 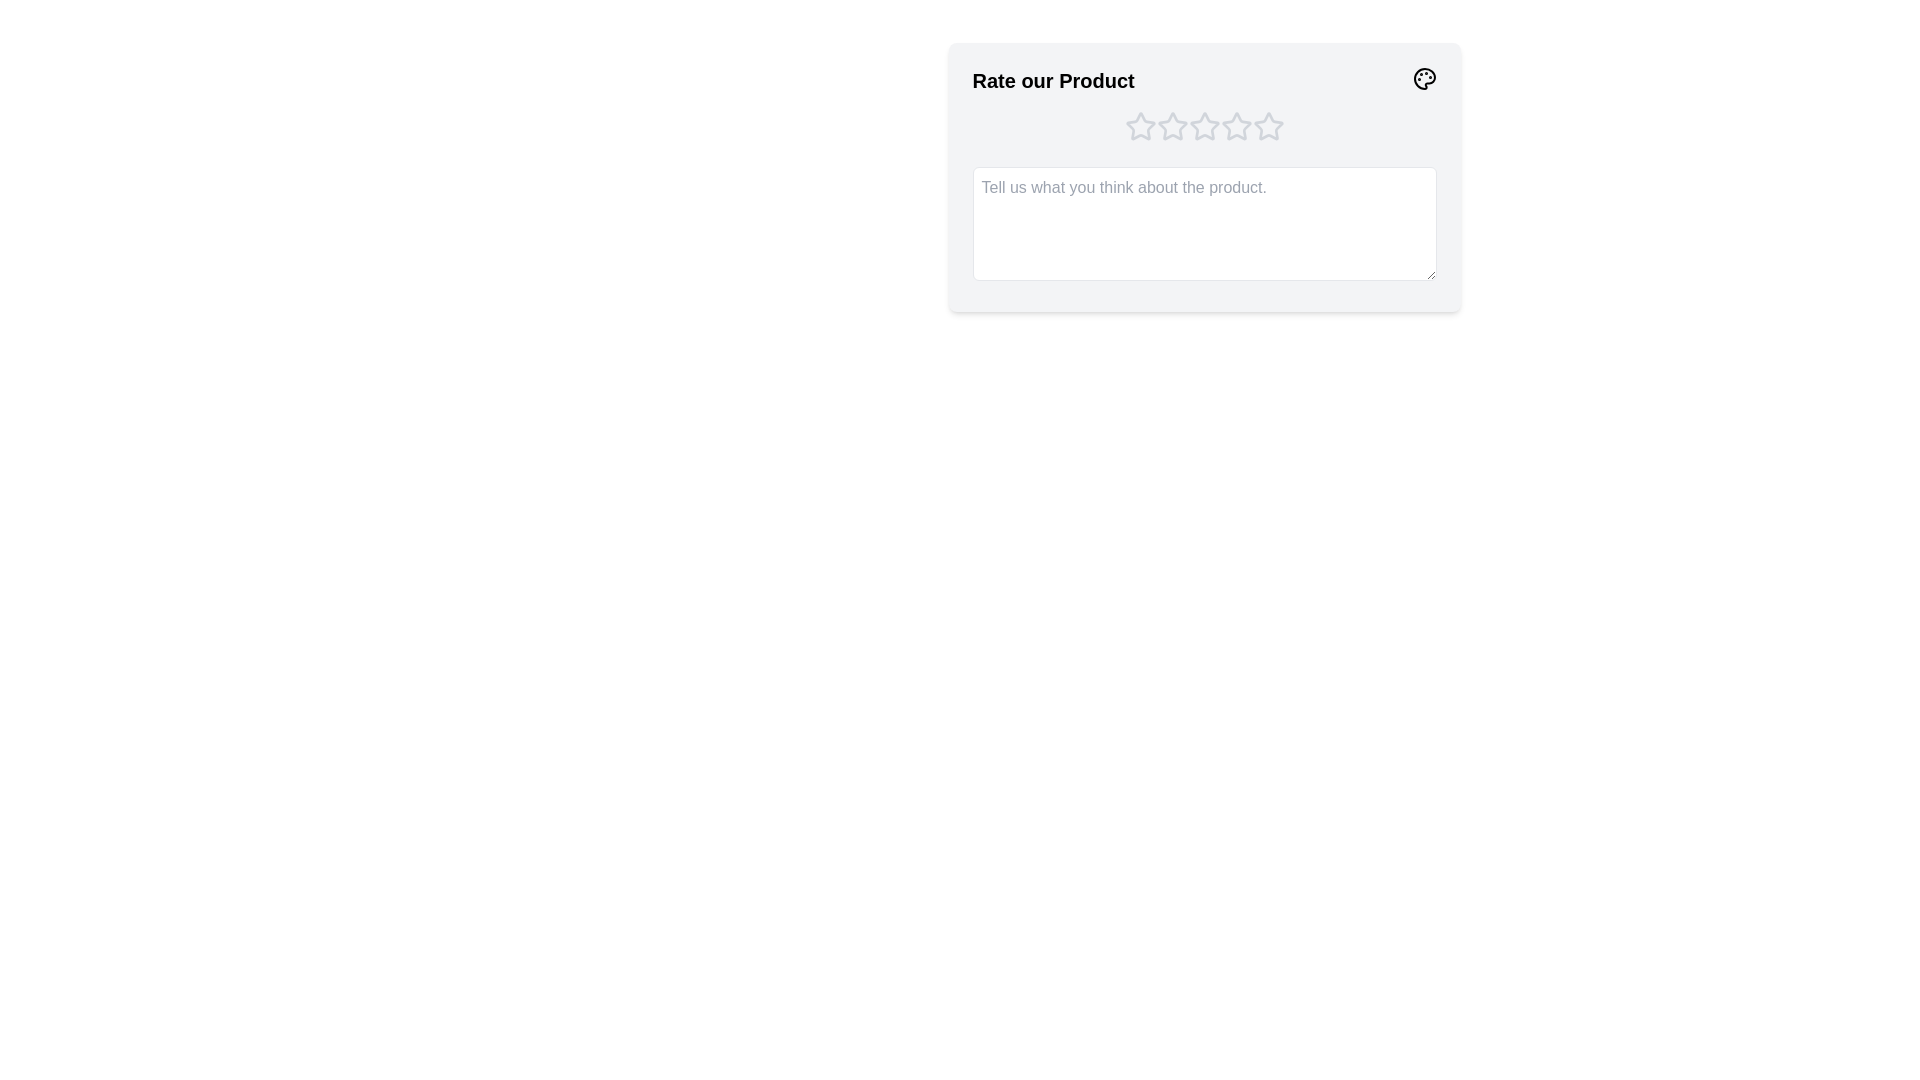 I want to click on the product rating to 1 stars by clicking on the corresponding star, so click(x=1140, y=127).